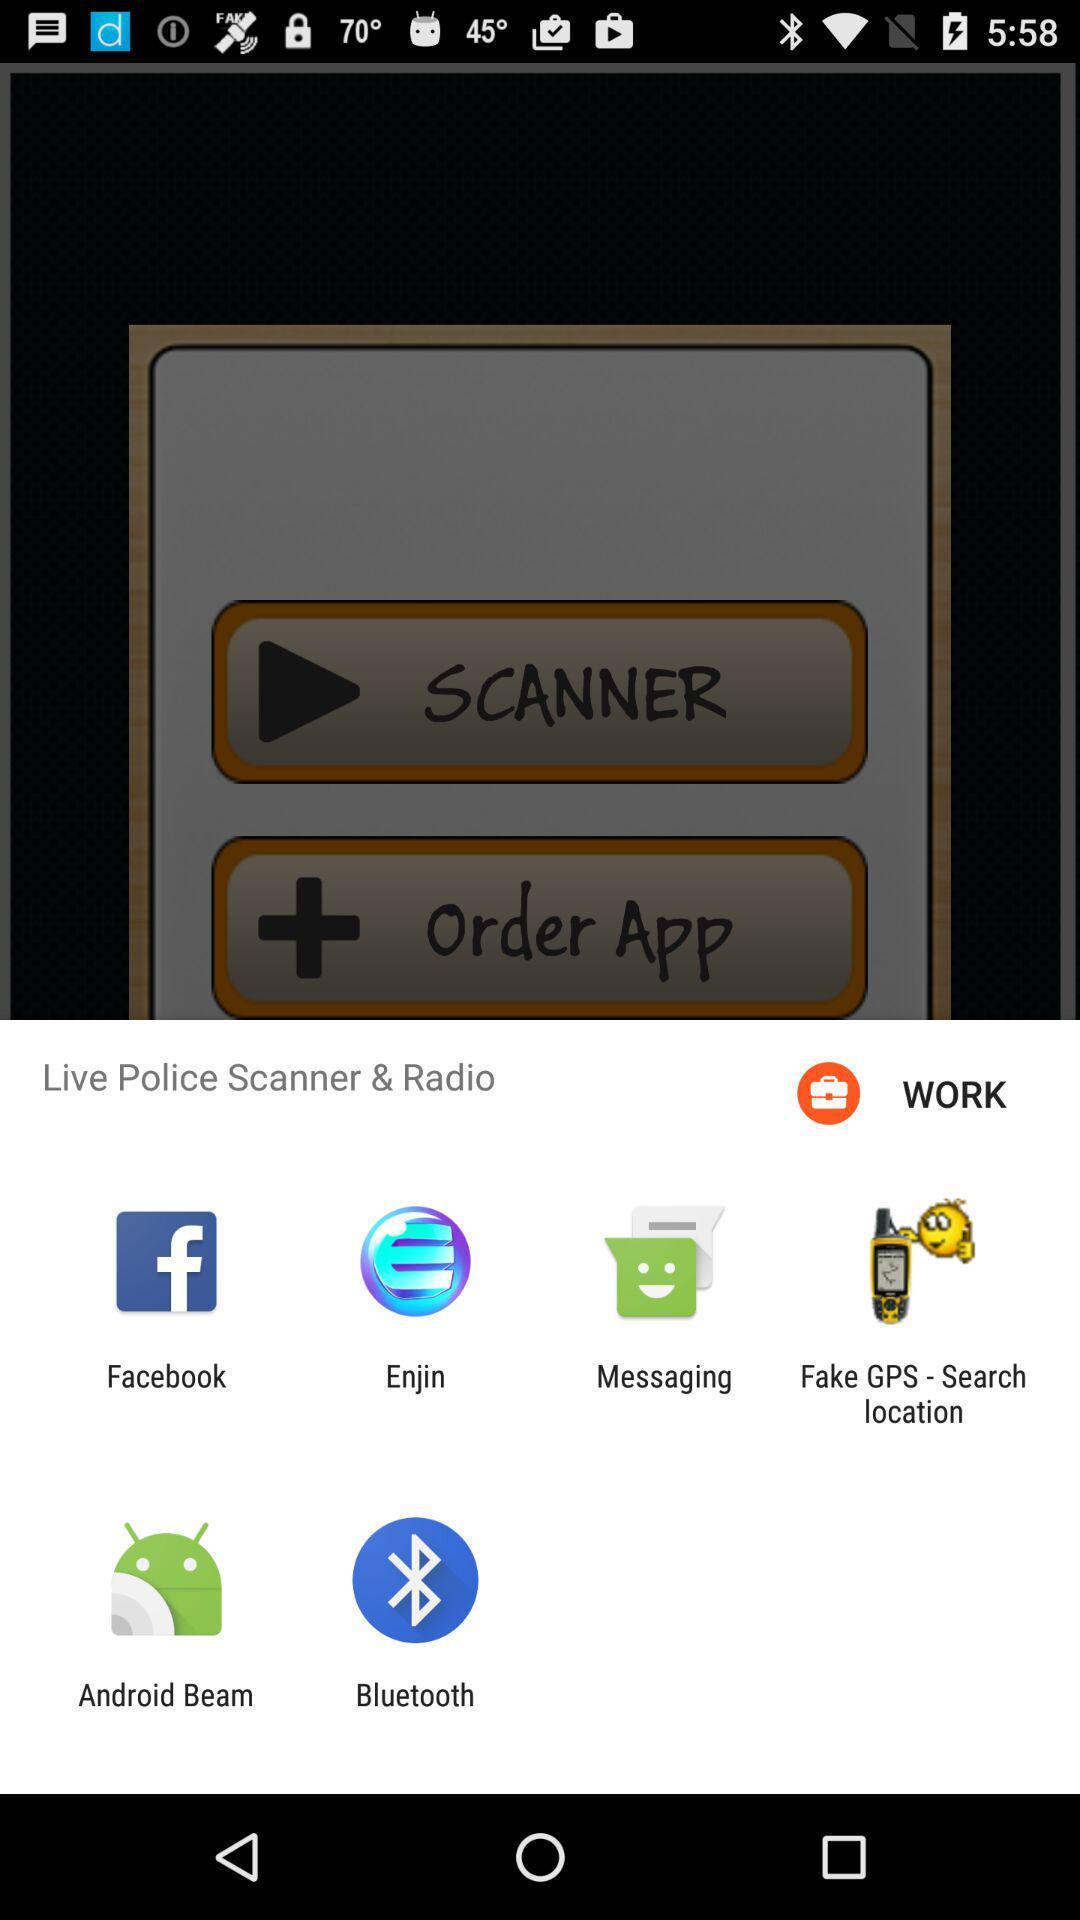 The width and height of the screenshot is (1080, 1920). Describe the element at coordinates (913, 1392) in the screenshot. I see `fake gps search app` at that location.